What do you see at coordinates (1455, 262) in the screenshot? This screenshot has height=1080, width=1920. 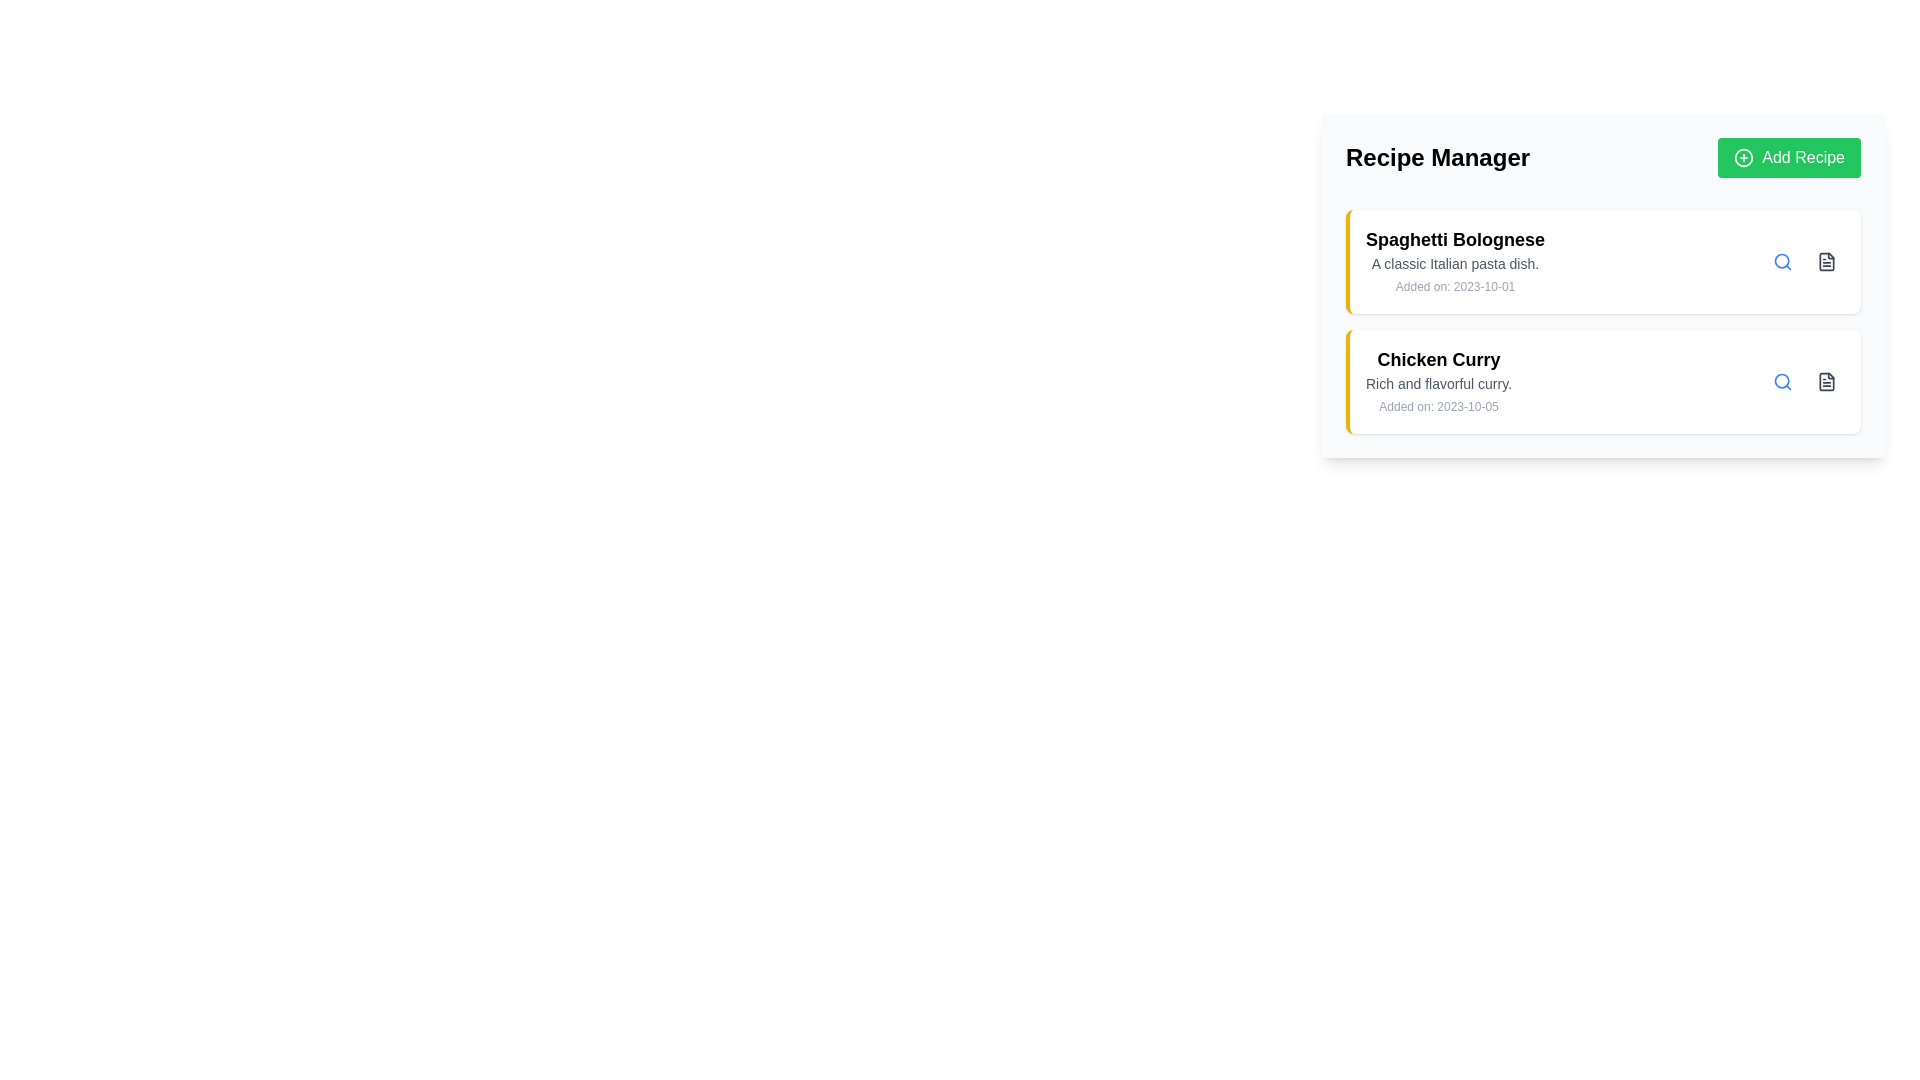 I see `the descriptive subtitle text label providing context for the title 'Spaghetti Bolognese' located in the upper-right quadrant of the interface` at bounding box center [1455, 262].